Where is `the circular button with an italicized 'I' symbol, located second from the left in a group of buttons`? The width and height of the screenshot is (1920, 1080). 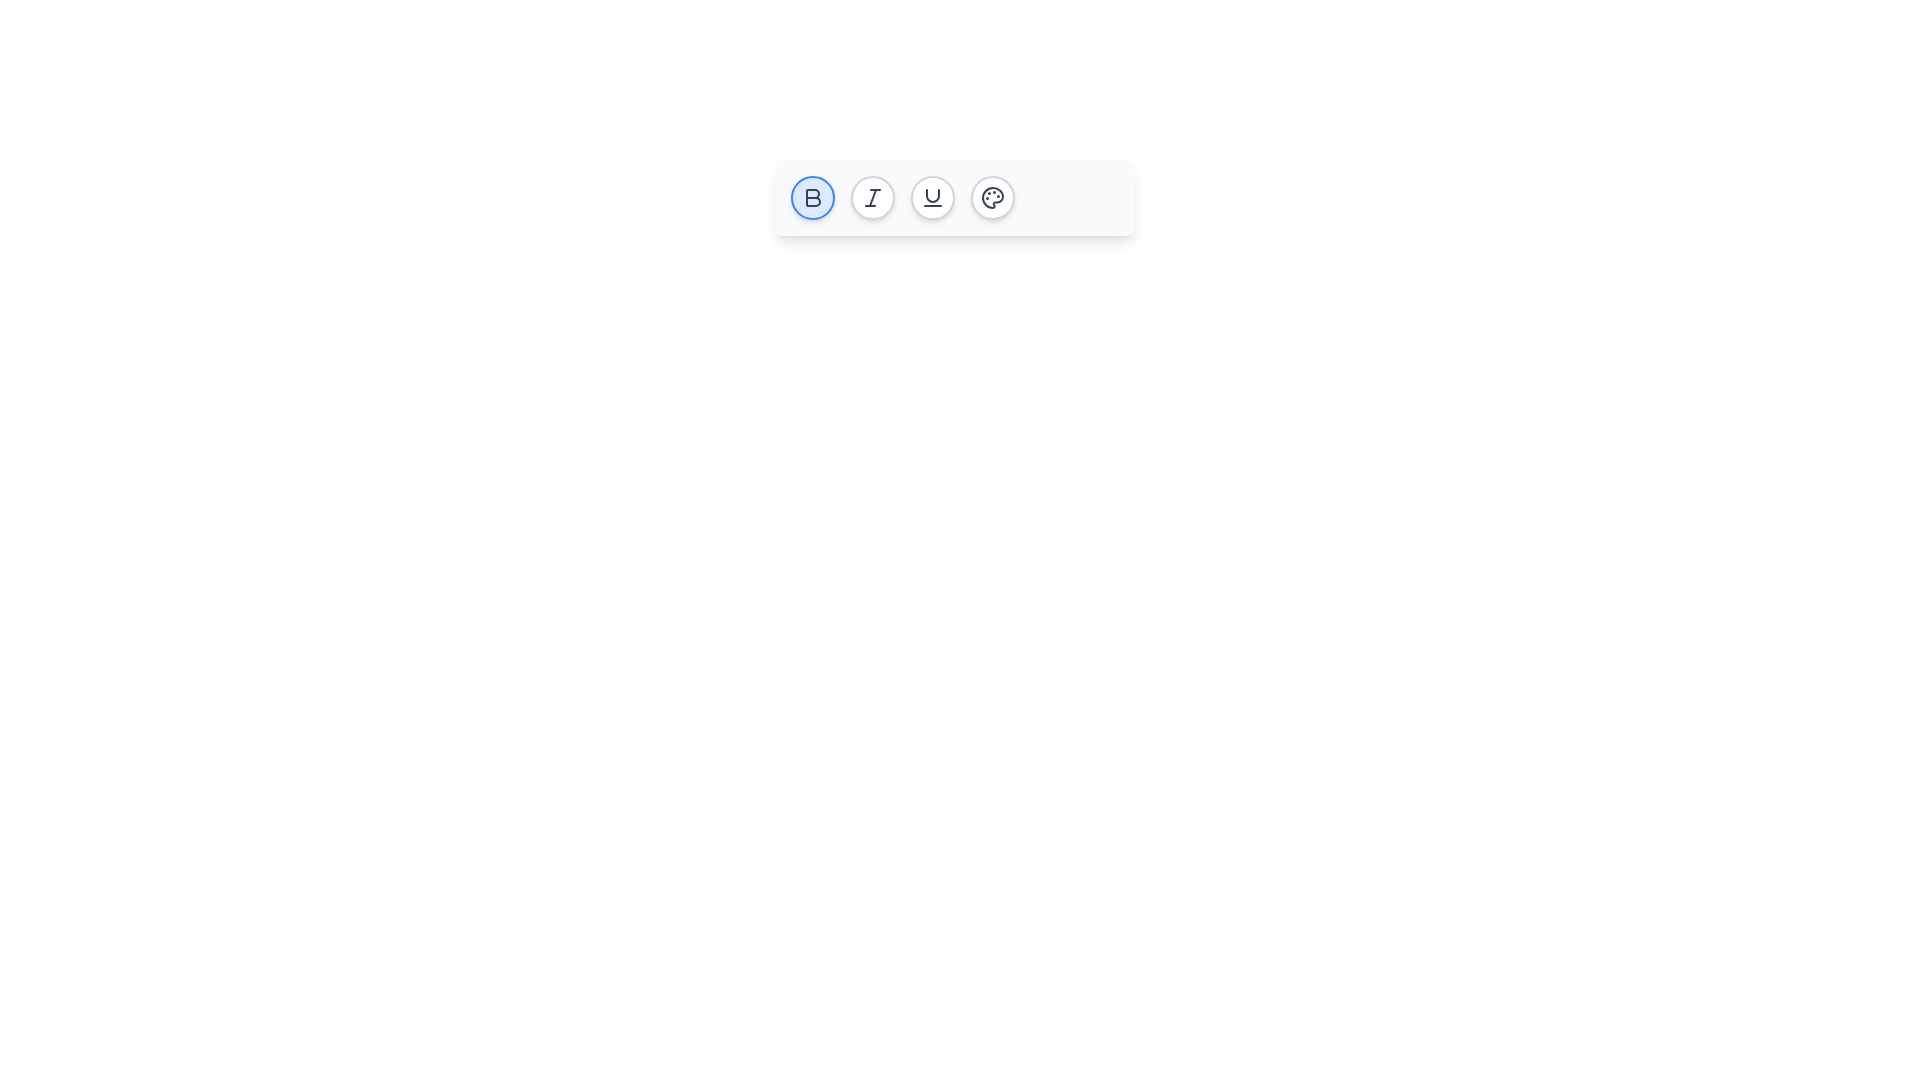 the circular button with an italicized 'I' symbol, located second from the left in a group of buttons is located at coordinates (873, 197).